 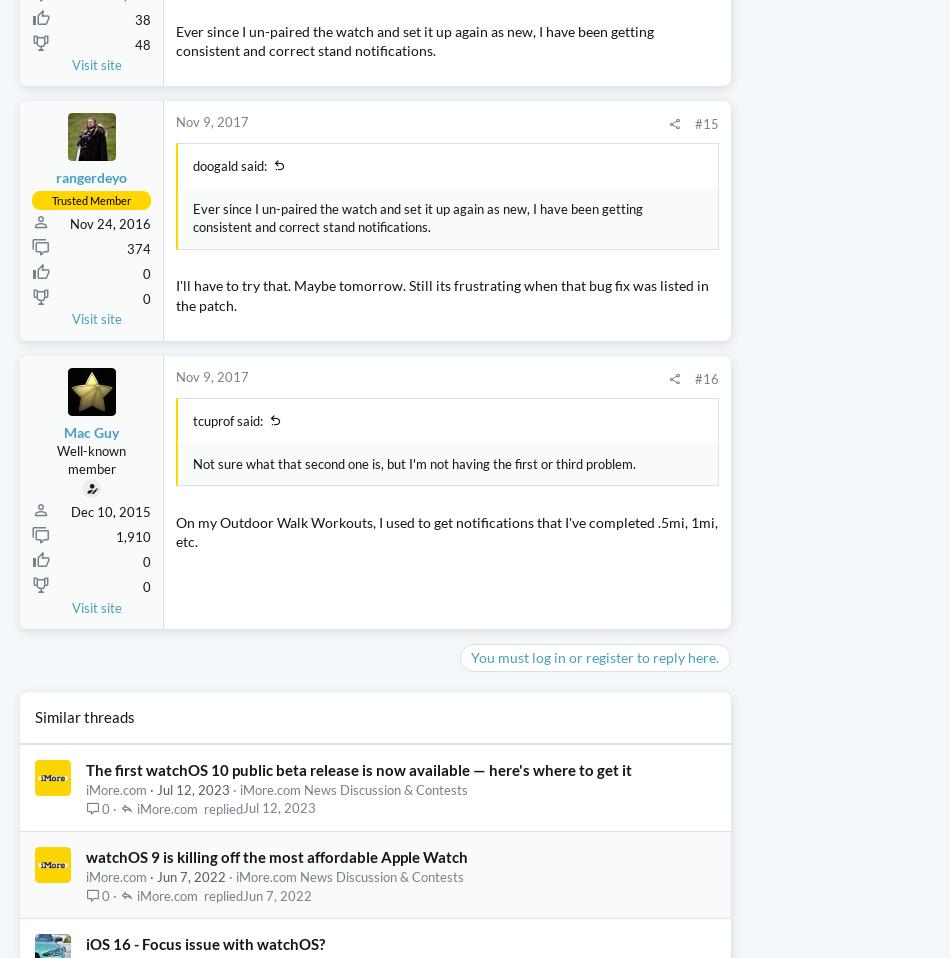 I want to click on '38', so click(x=142, y=134).